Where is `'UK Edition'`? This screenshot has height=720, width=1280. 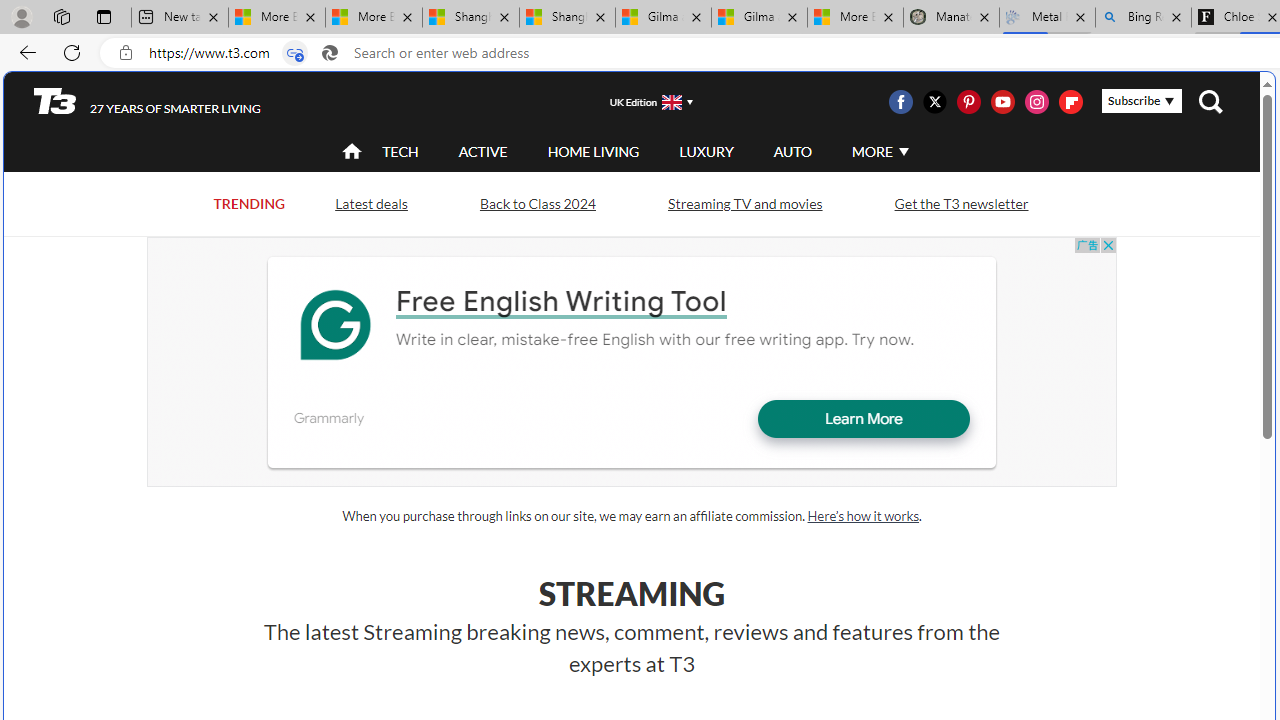 'UK Edition' is located at coordinates (643, 101).